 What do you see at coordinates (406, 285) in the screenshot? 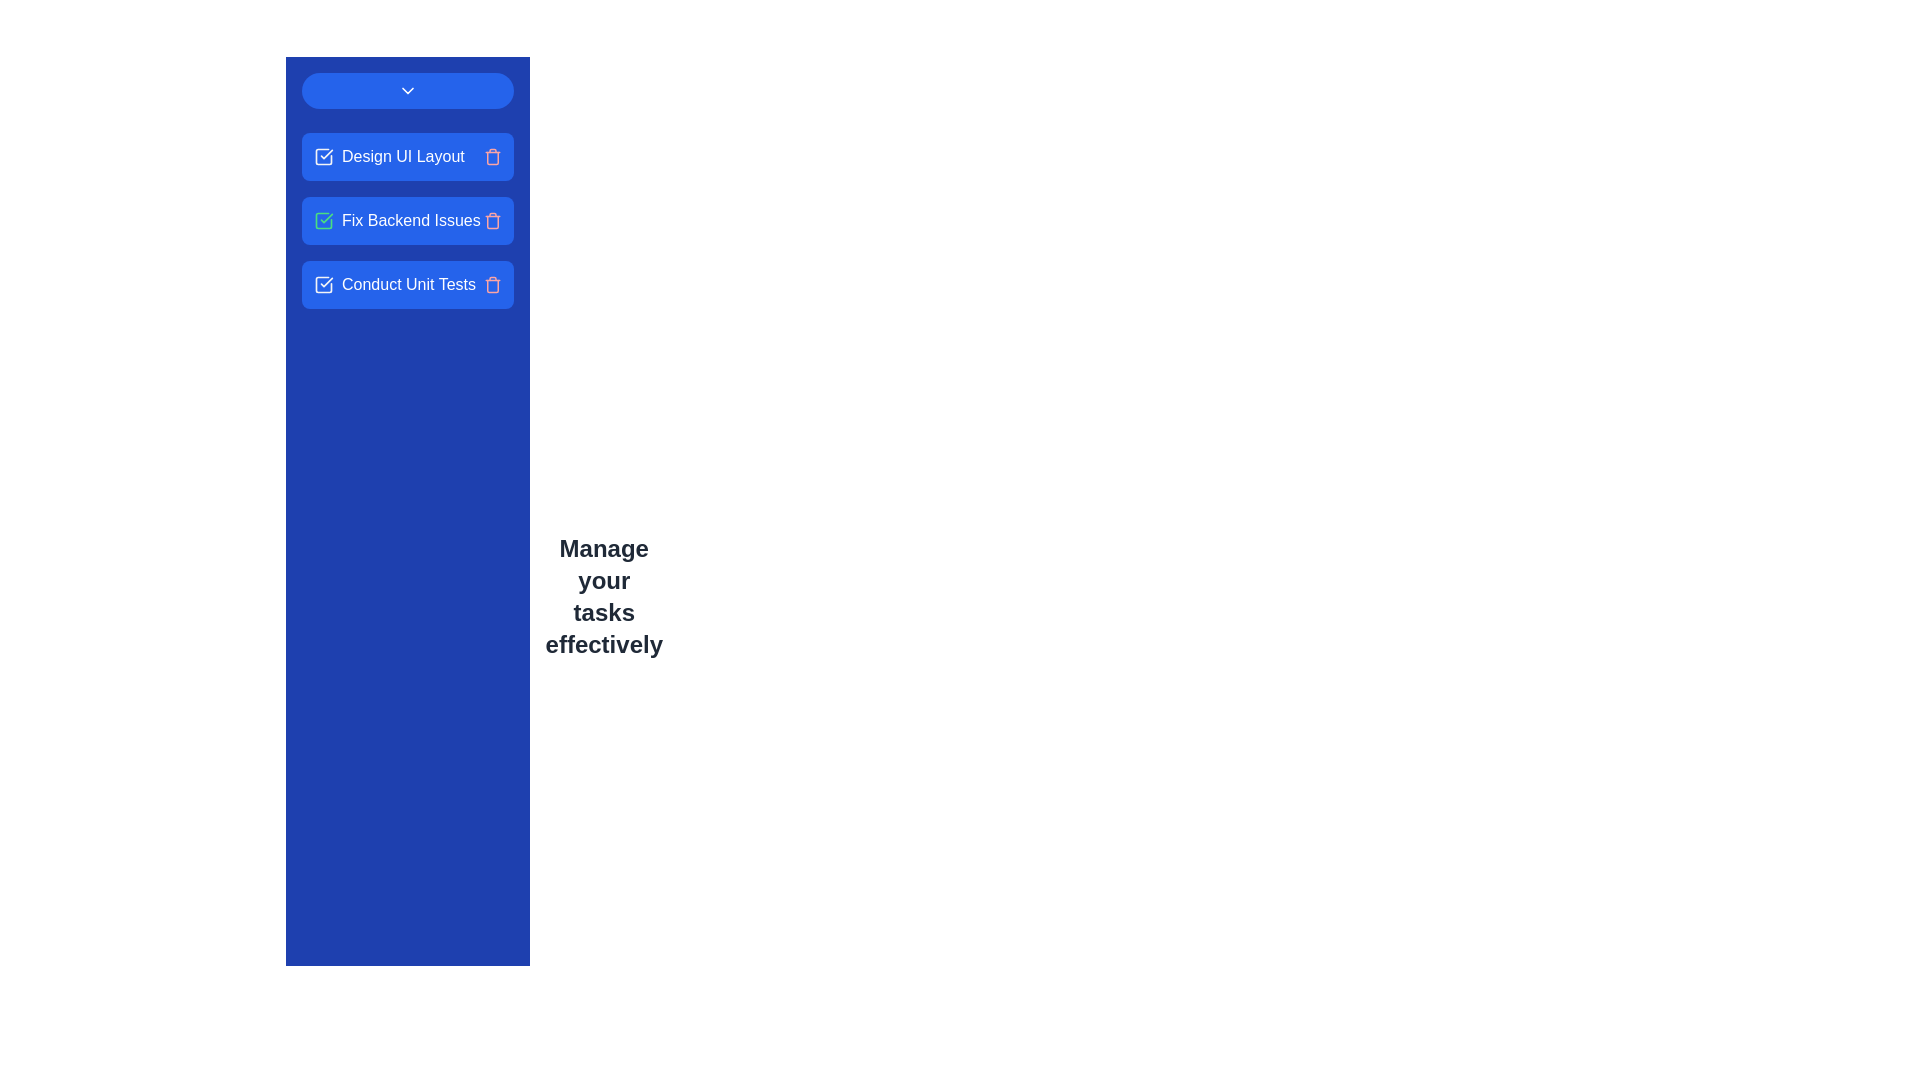
I see `the checkbox of the third task item in the to-do list to mark the task as done` at bounding box center [406, 285].